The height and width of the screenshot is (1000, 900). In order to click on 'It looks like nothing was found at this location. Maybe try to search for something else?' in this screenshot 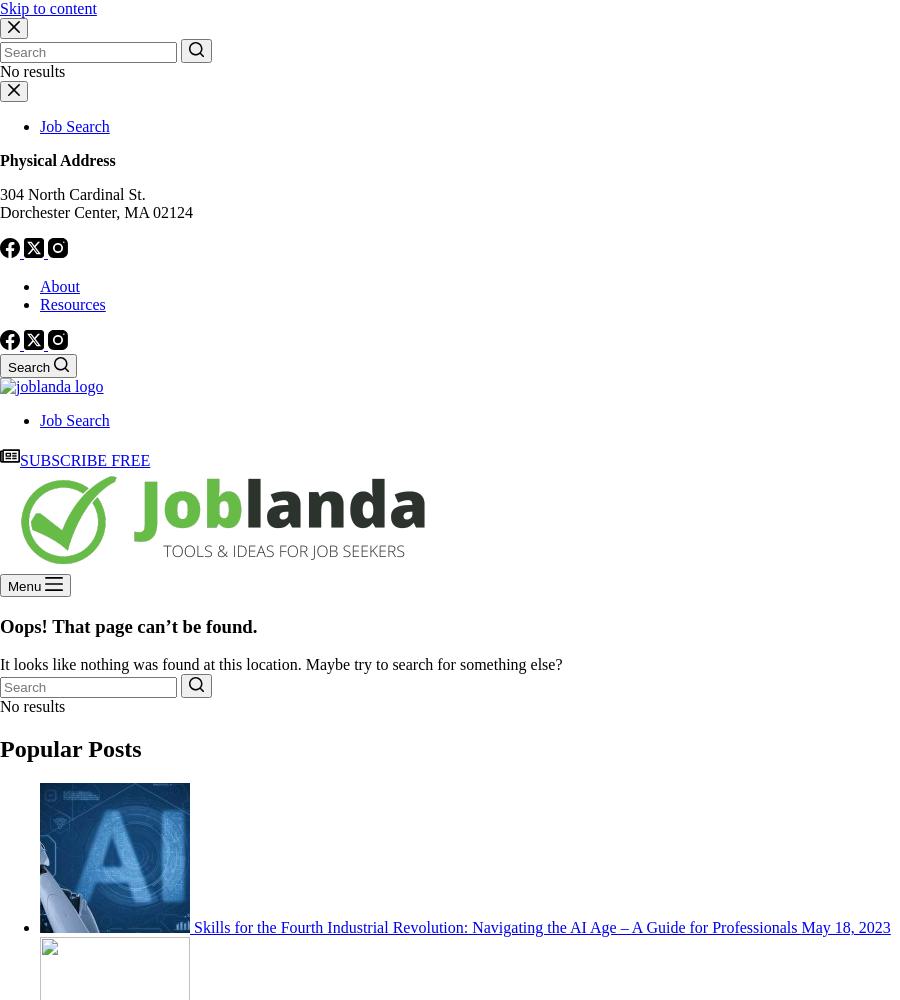, I will do `click(279, 664)`.